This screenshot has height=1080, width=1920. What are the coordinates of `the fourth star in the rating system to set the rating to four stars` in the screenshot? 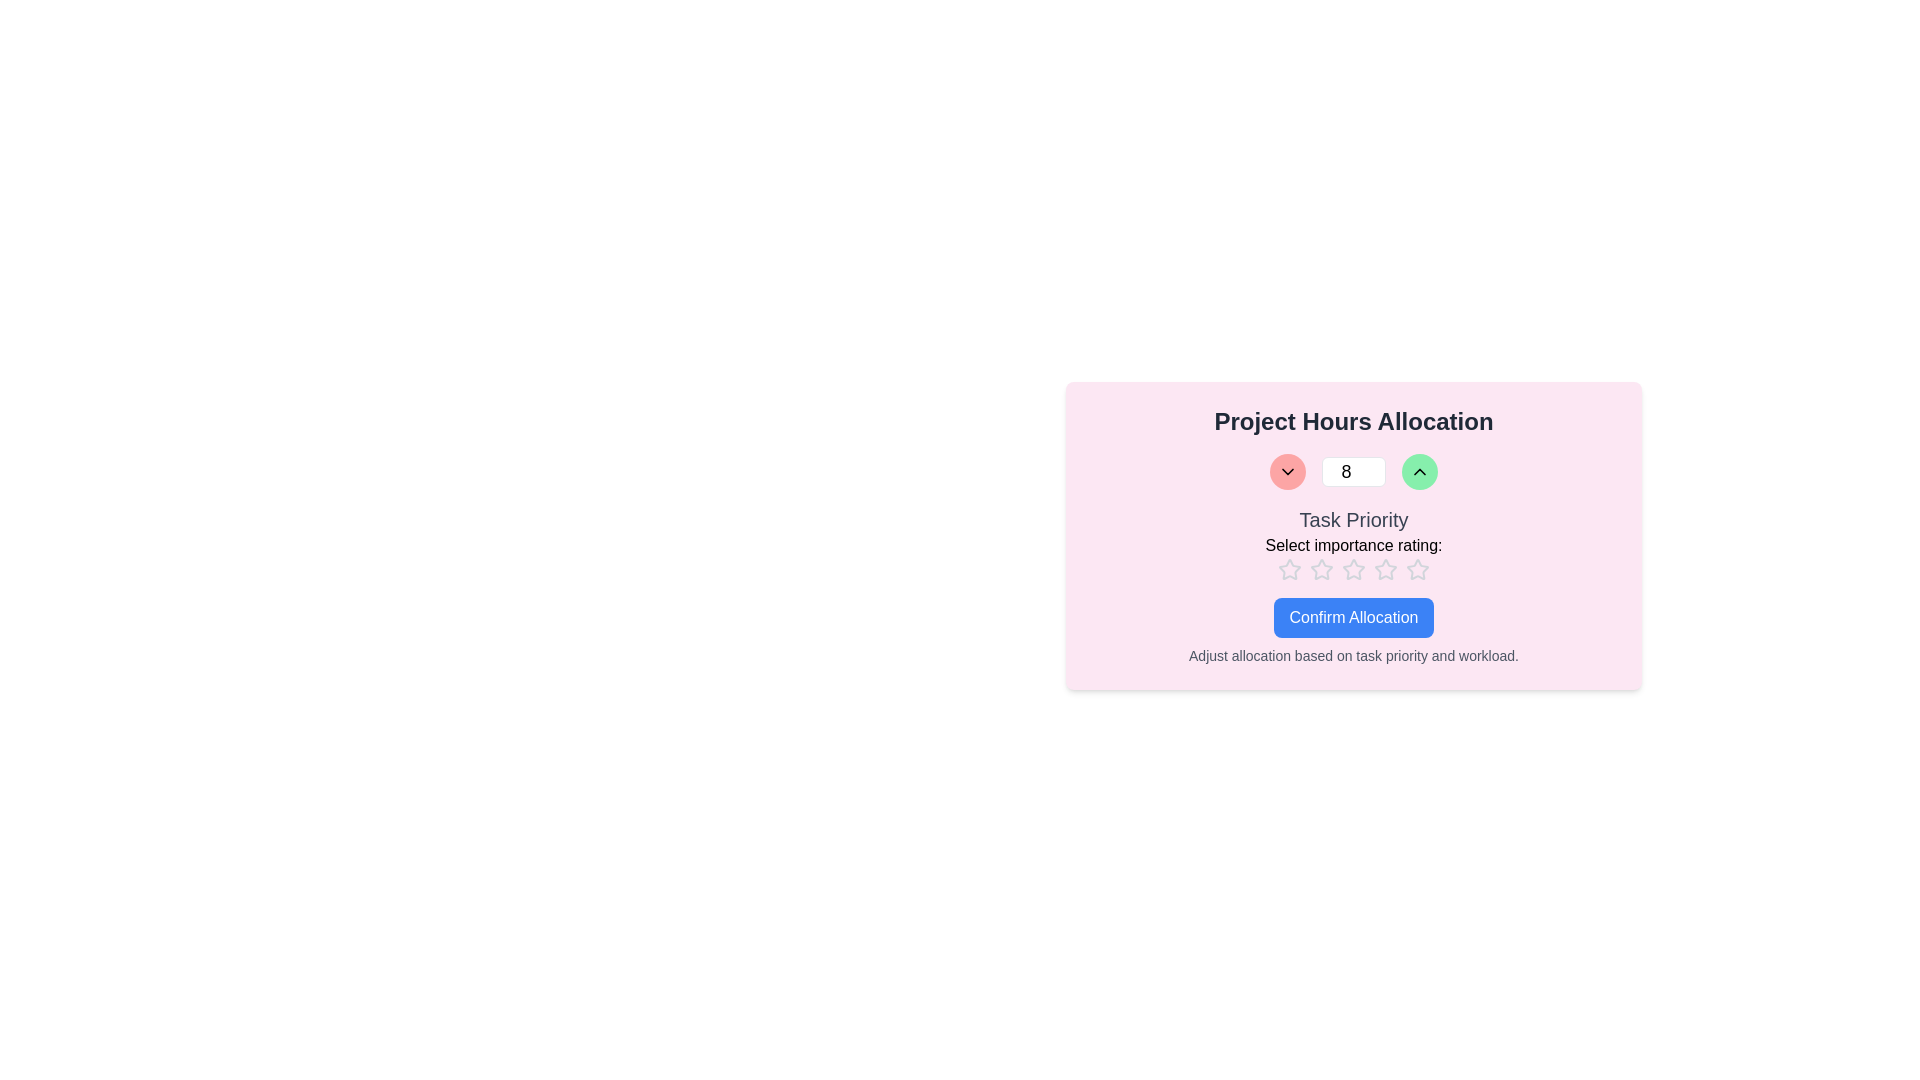 It's located at (1415, 569).